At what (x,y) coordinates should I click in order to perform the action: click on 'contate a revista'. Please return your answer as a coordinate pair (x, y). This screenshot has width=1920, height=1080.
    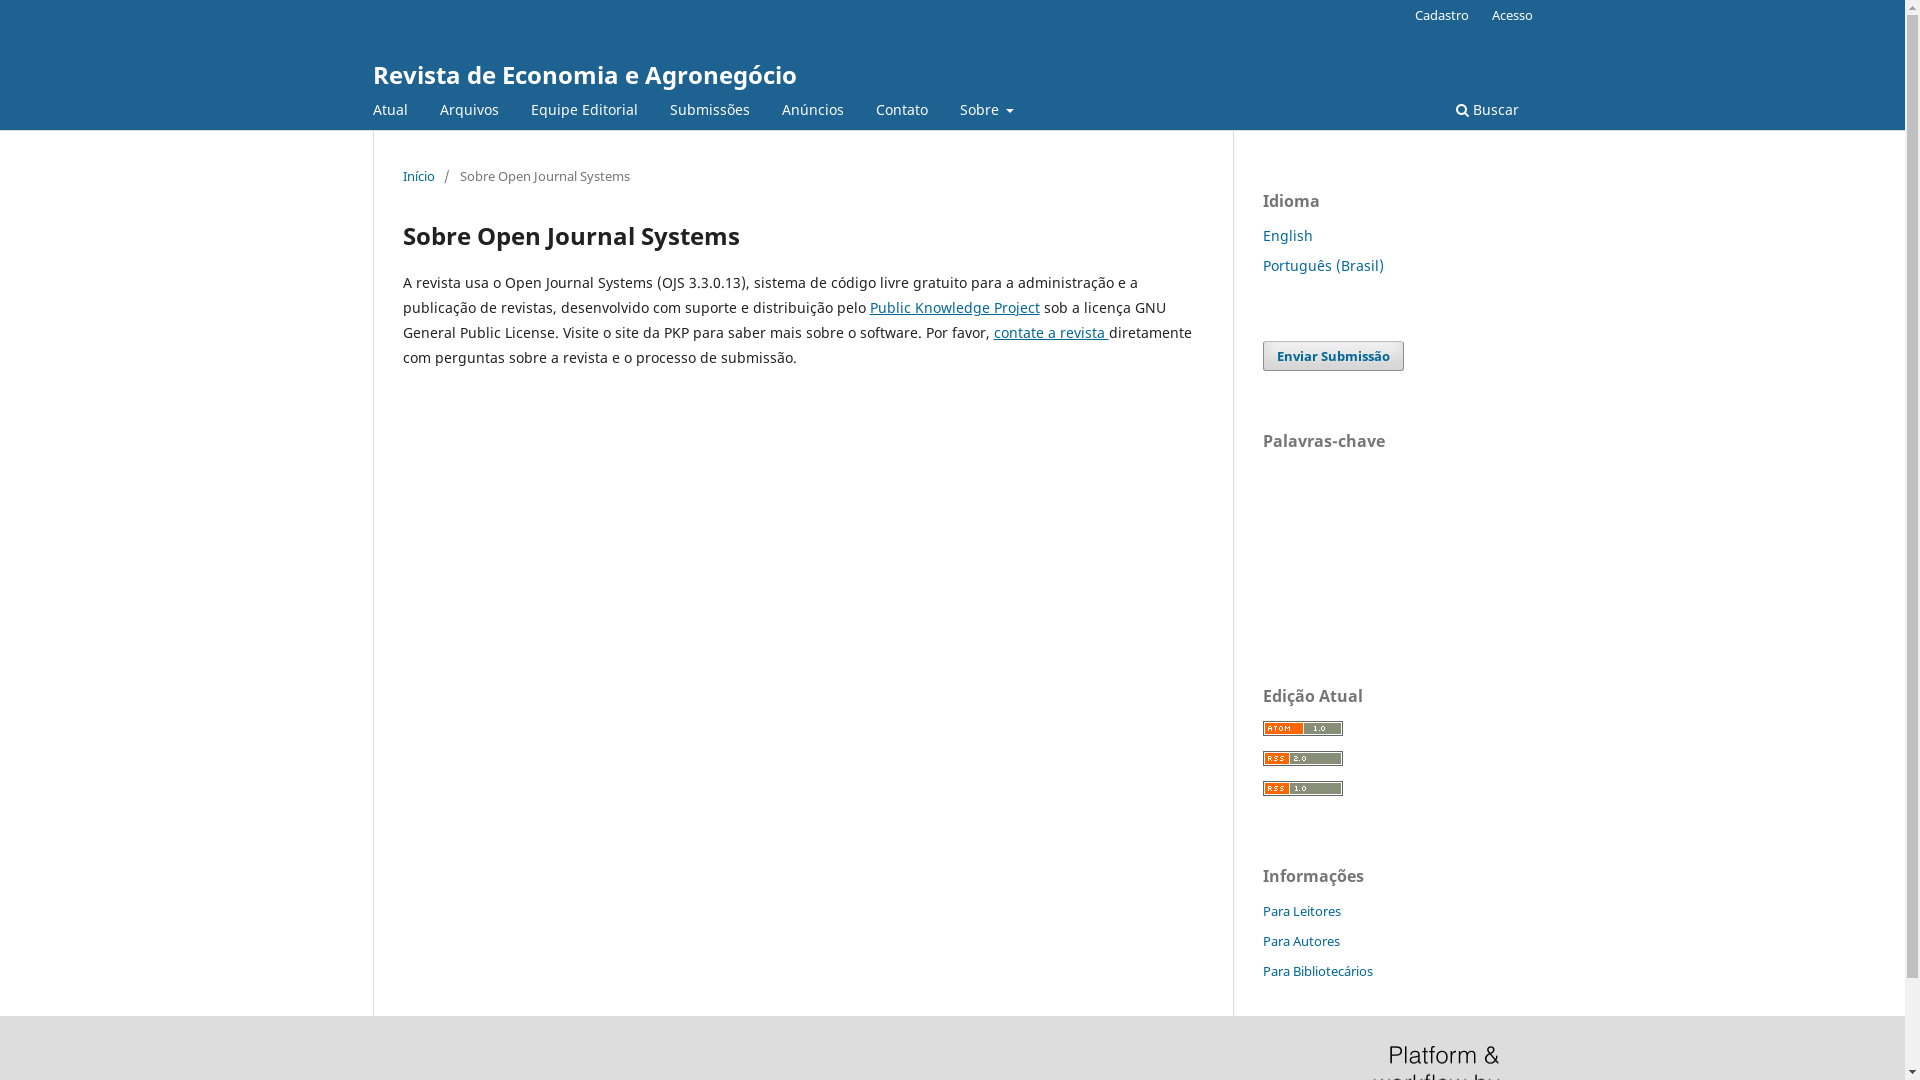
    Looking at the image, I should click on (1050, 331).